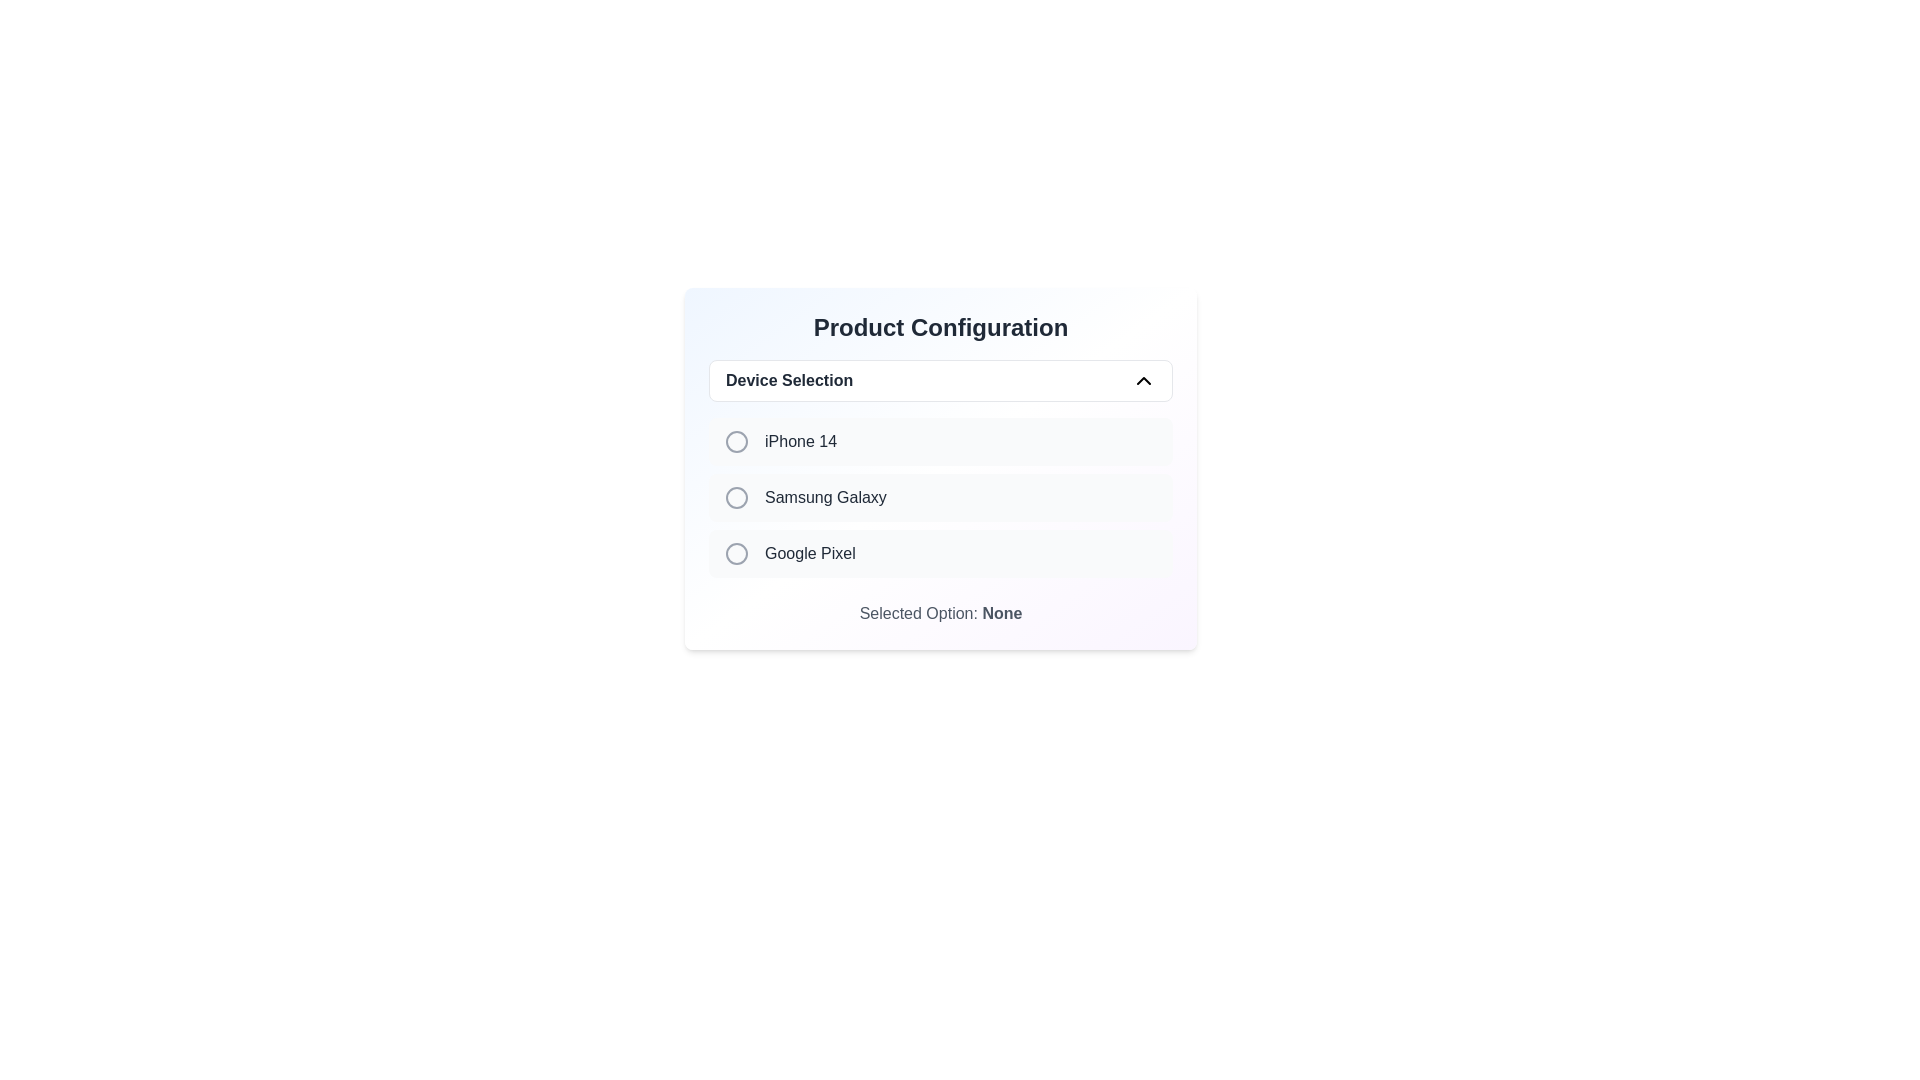 The width and height of the screenshot is (1920, 1080). Describe the element at coordinates (801, 441) in the screenshot. I see `the static text label displaying 'iPhone 14', which is located beside a circular icon within the 'Product Configuration' card under 'Device Selection'` at that location.